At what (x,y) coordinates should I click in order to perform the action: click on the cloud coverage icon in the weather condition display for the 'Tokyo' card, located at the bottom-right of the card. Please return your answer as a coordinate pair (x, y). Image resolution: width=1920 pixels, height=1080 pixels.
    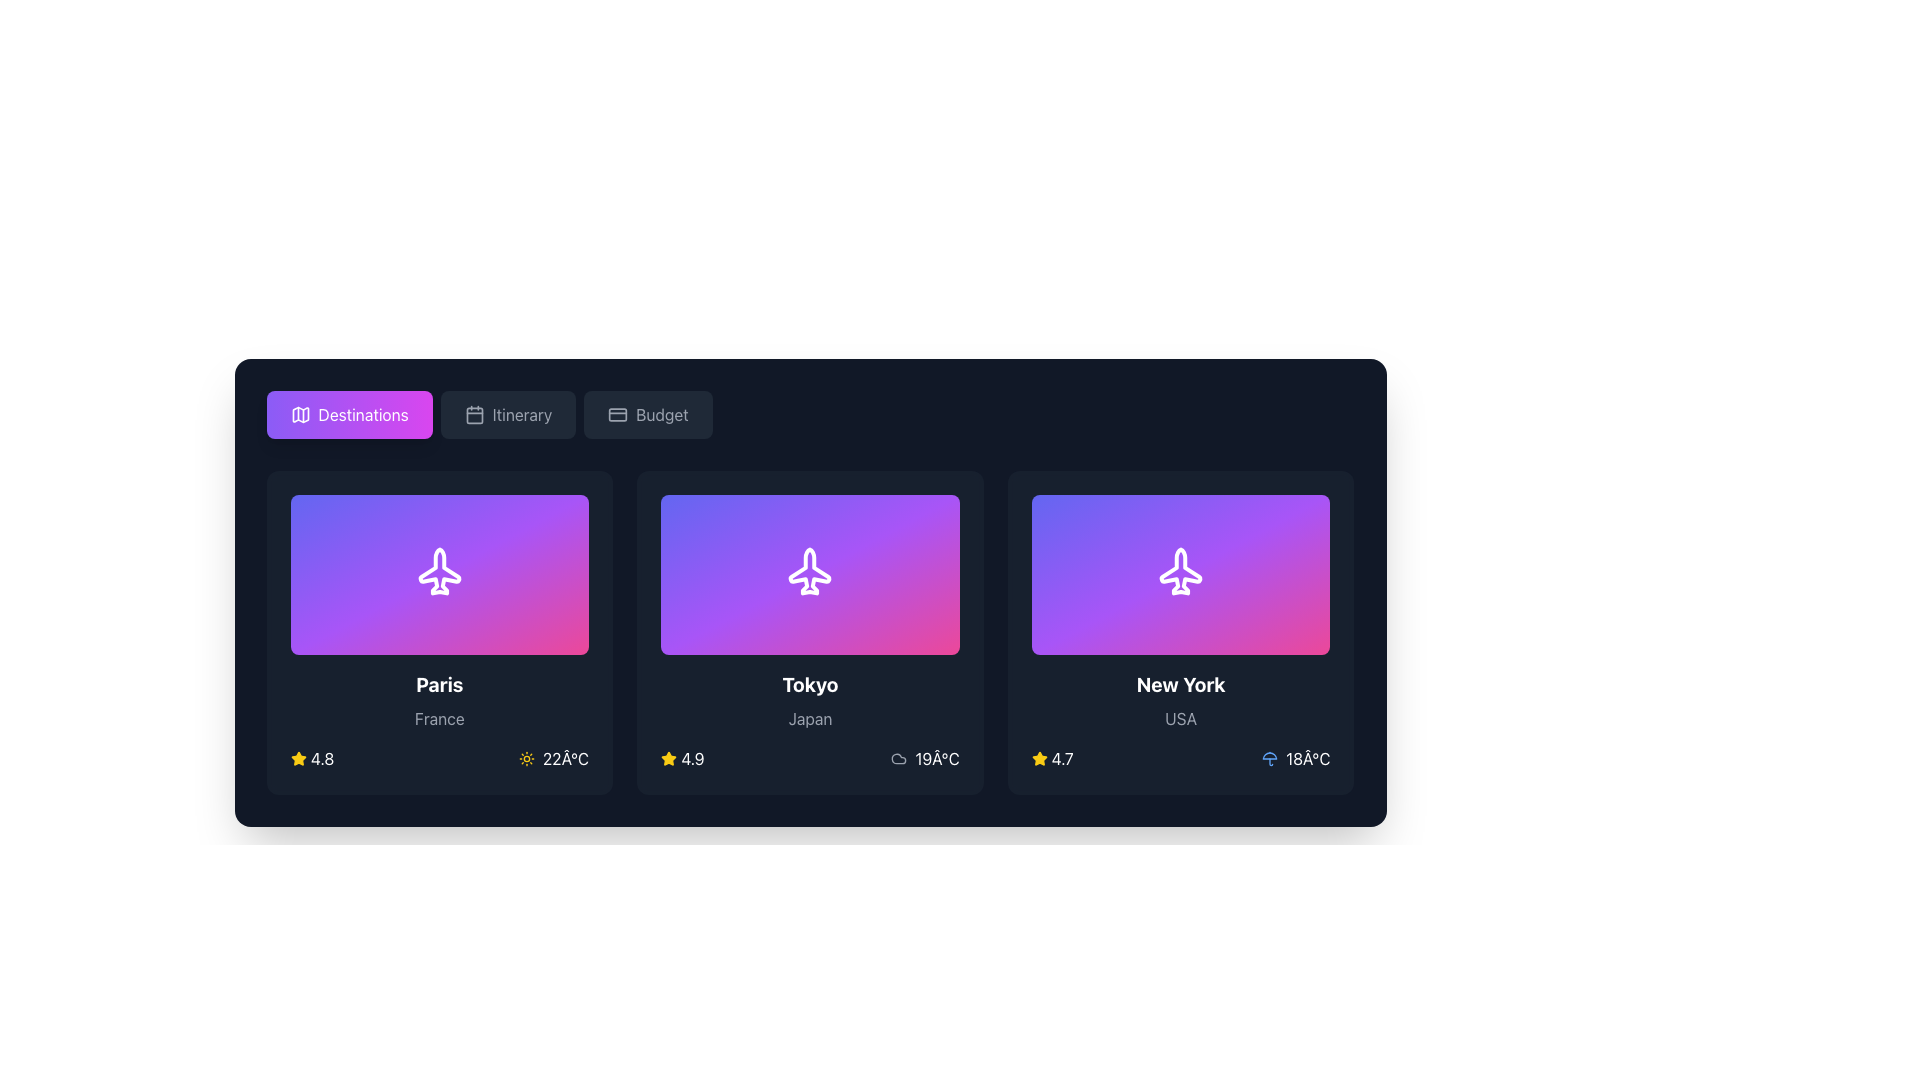
    Looking at the image, I should click on (898, 759).